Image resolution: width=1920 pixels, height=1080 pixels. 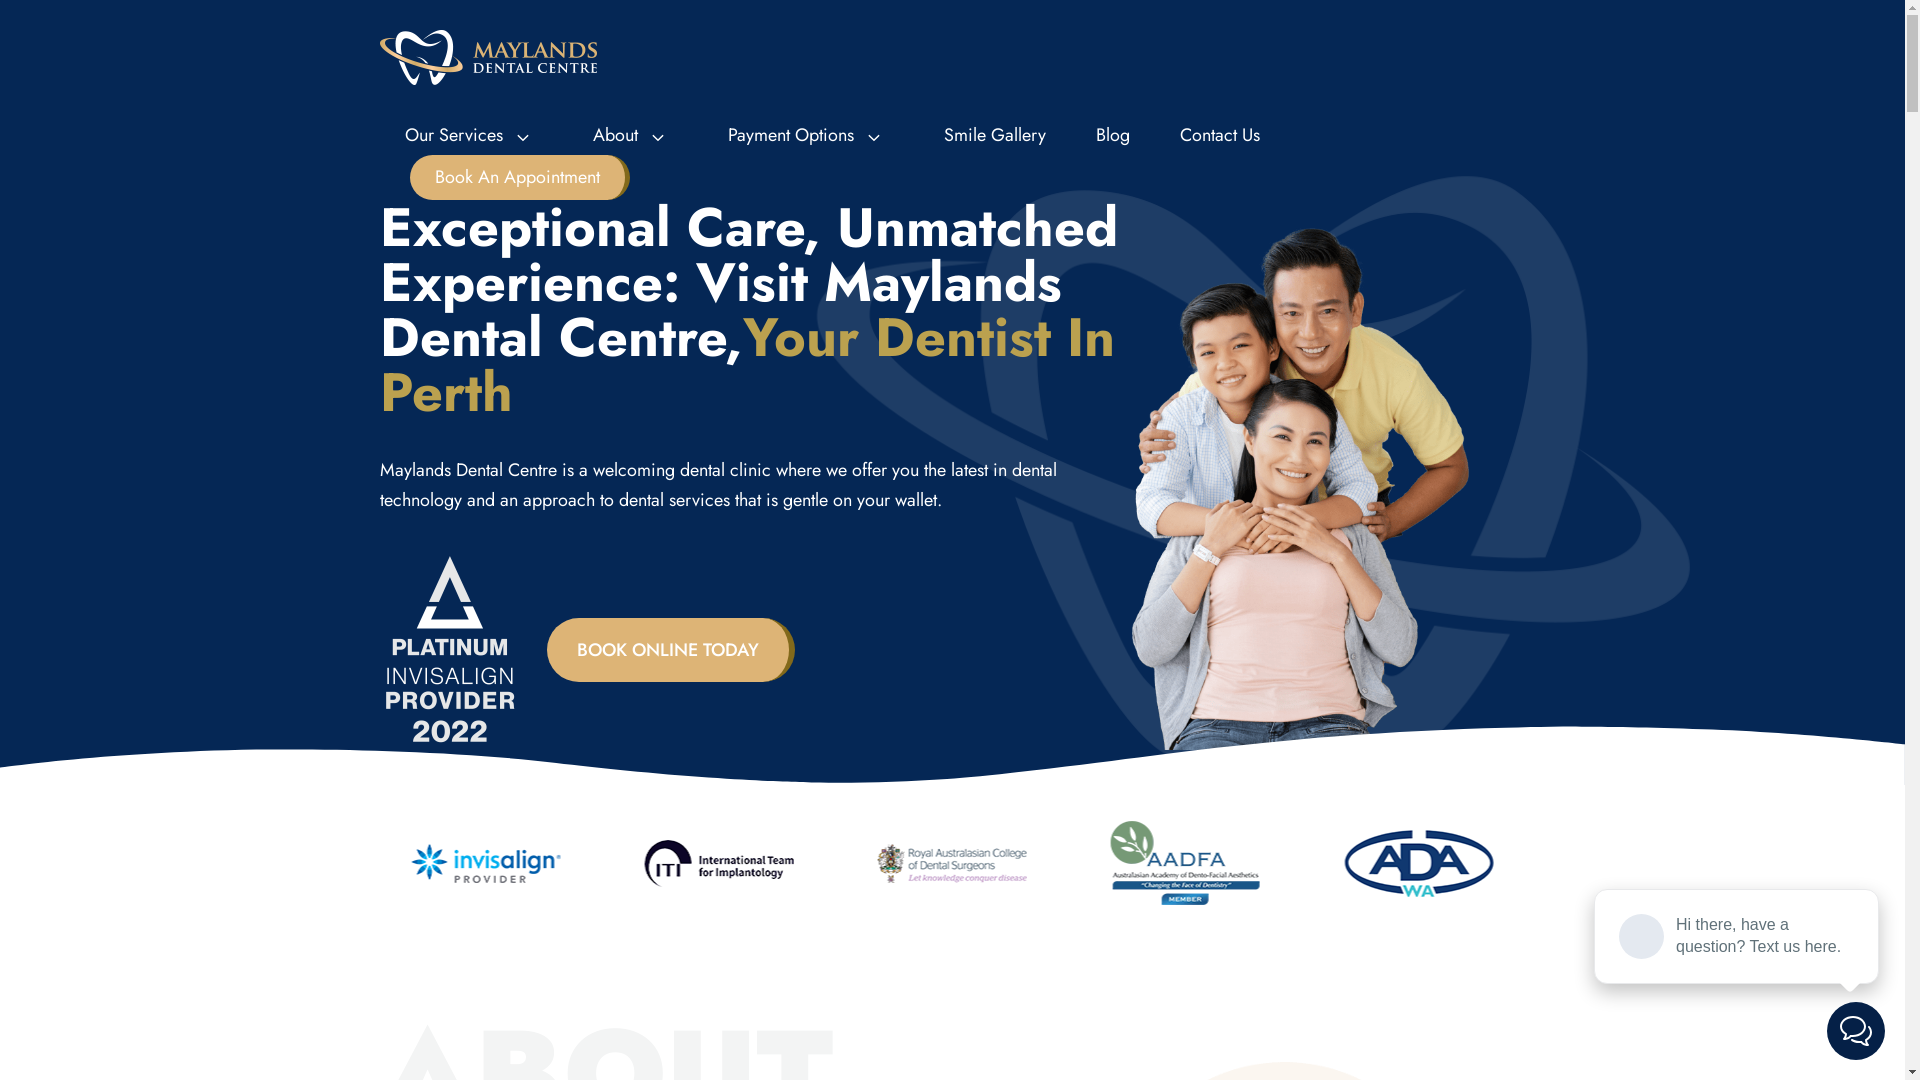 I want to click on 'About', so click(x=566, y=135).